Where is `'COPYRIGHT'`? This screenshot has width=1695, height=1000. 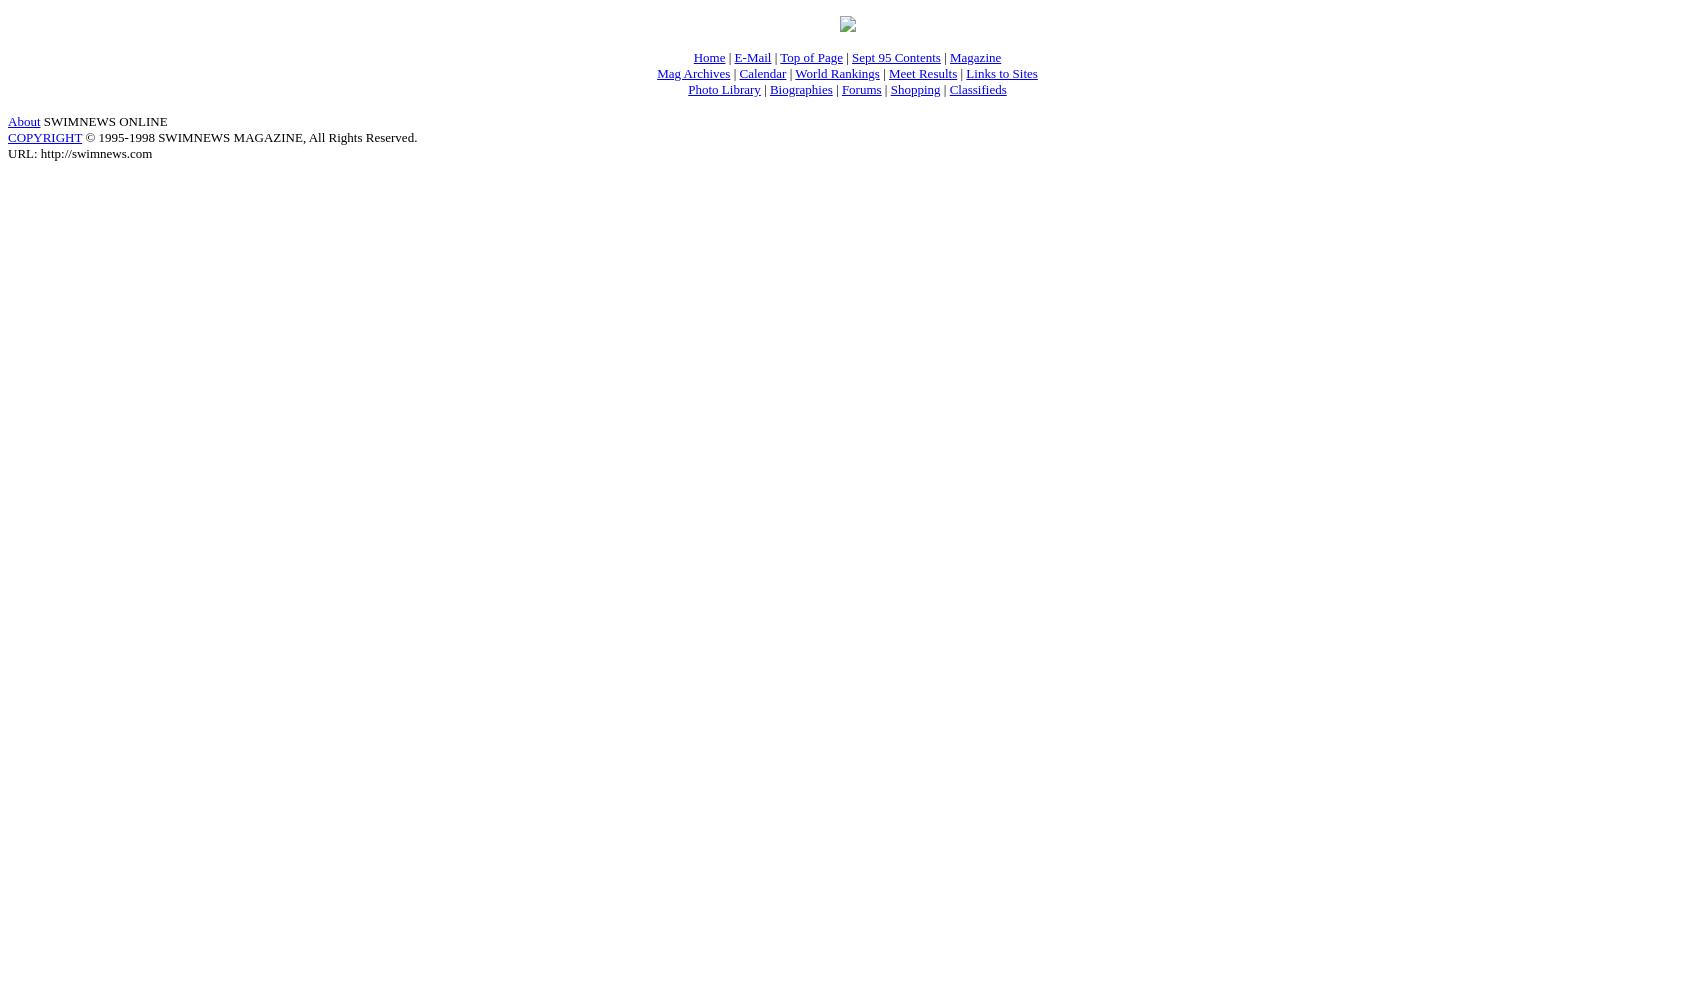
'COPYRIGHT' is located at coordinates (44, 136).